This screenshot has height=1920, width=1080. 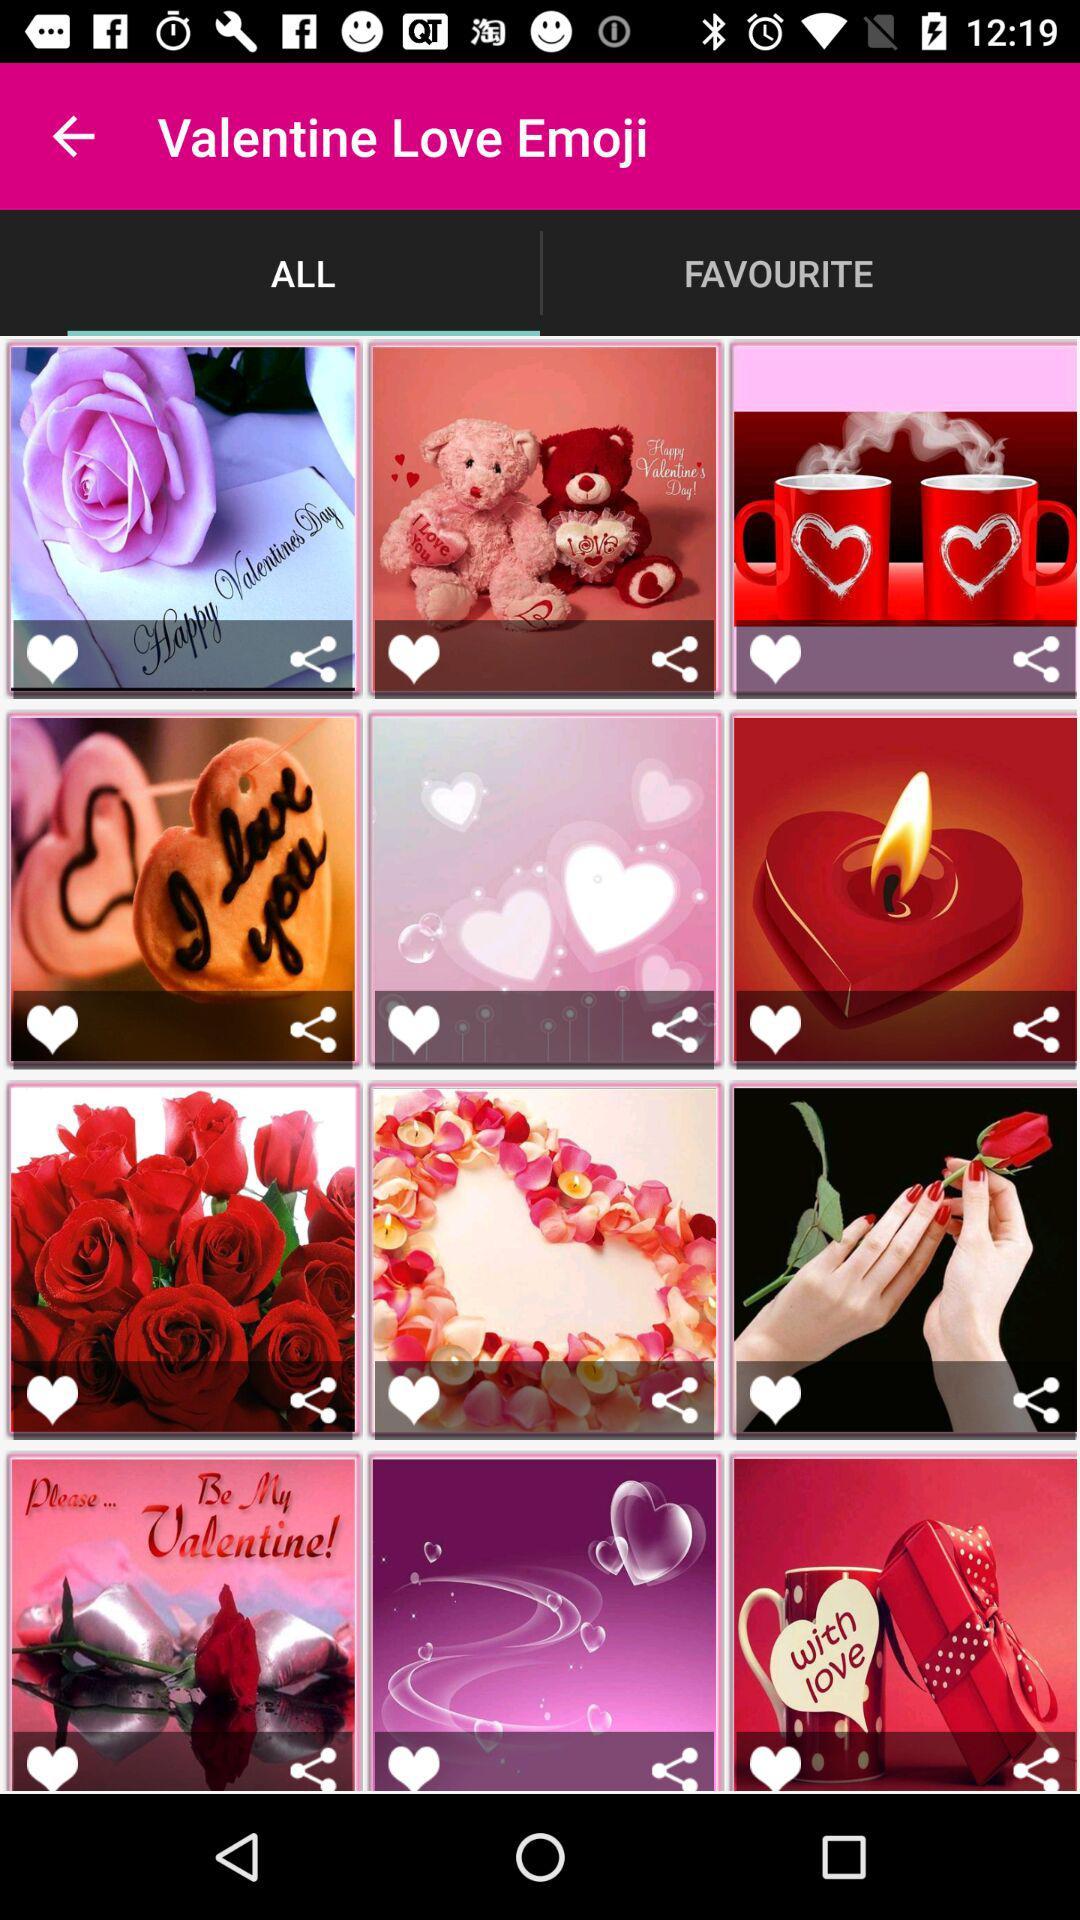 I want to click on share the sticker, so click(x=1035, y=1029).